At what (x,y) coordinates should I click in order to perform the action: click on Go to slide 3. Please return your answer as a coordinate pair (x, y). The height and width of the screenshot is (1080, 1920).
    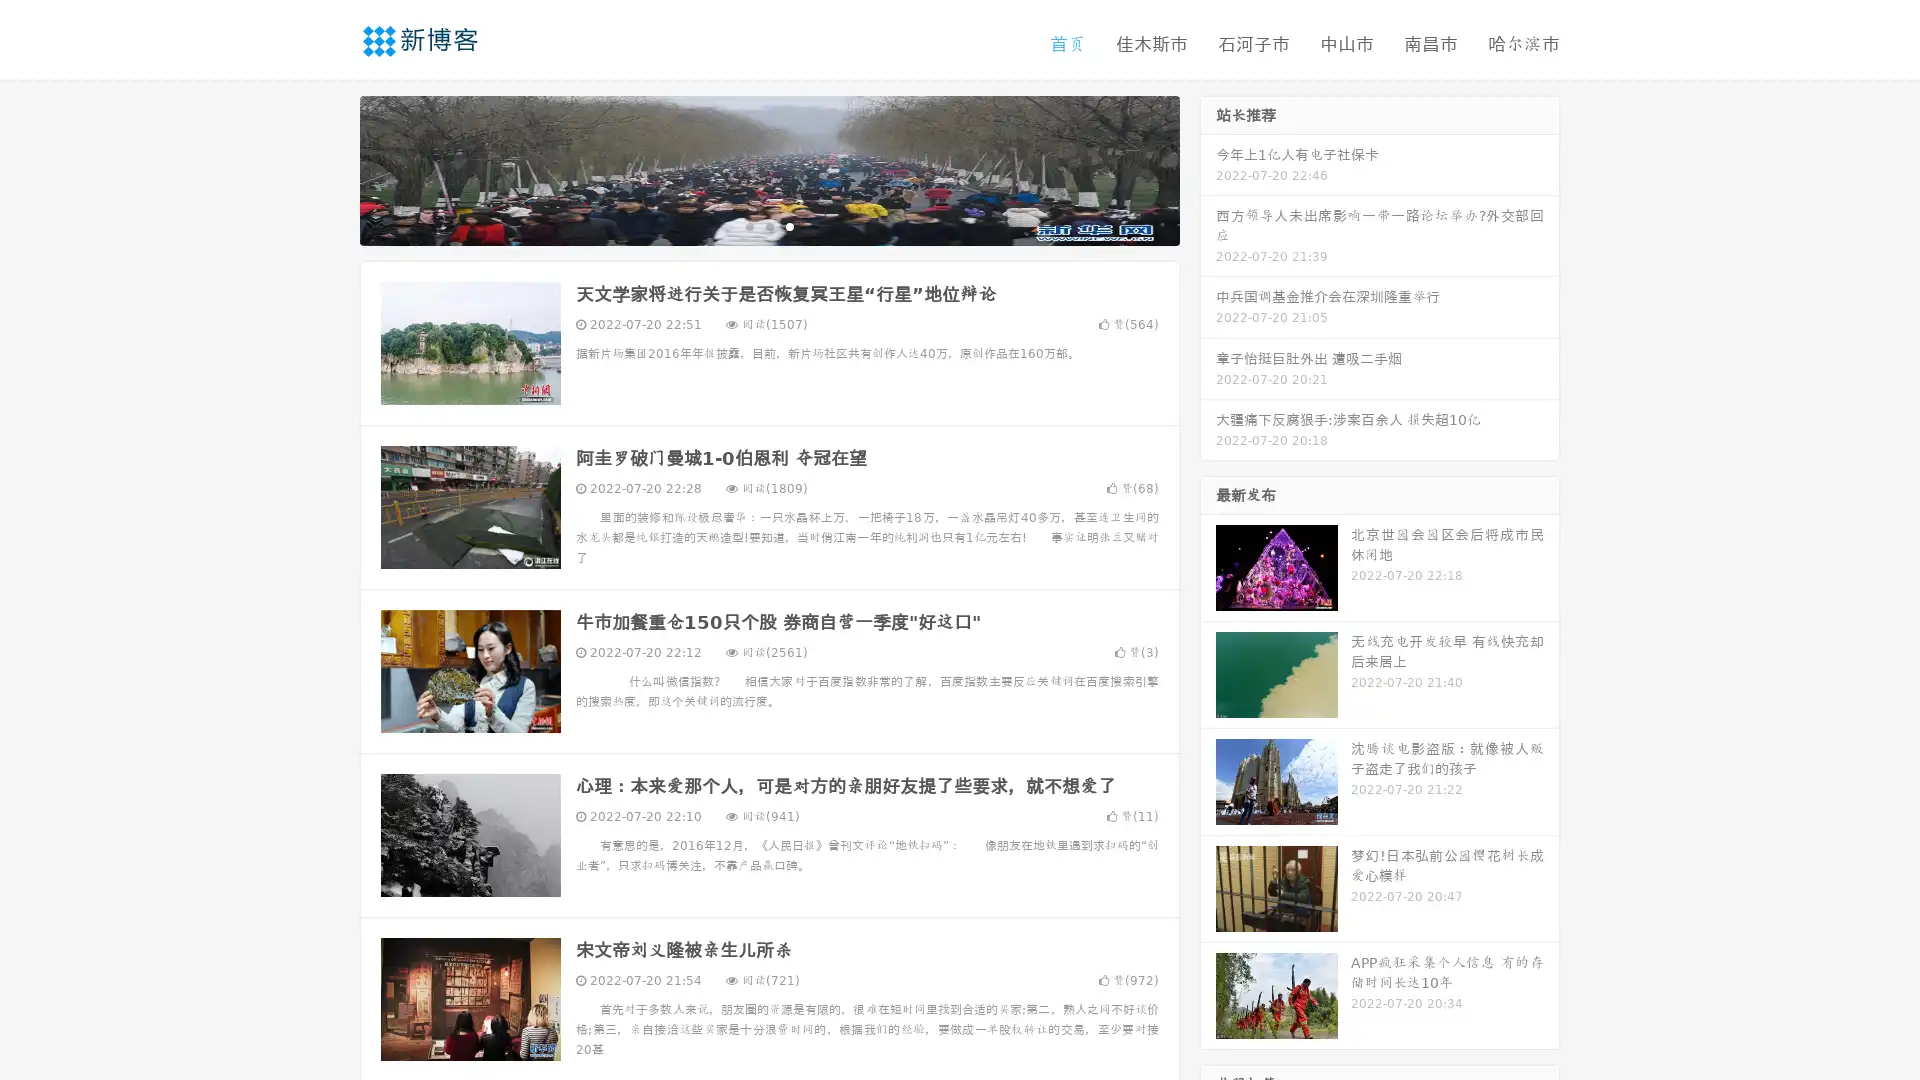
    Looking at the image, I should click on (789, 225).